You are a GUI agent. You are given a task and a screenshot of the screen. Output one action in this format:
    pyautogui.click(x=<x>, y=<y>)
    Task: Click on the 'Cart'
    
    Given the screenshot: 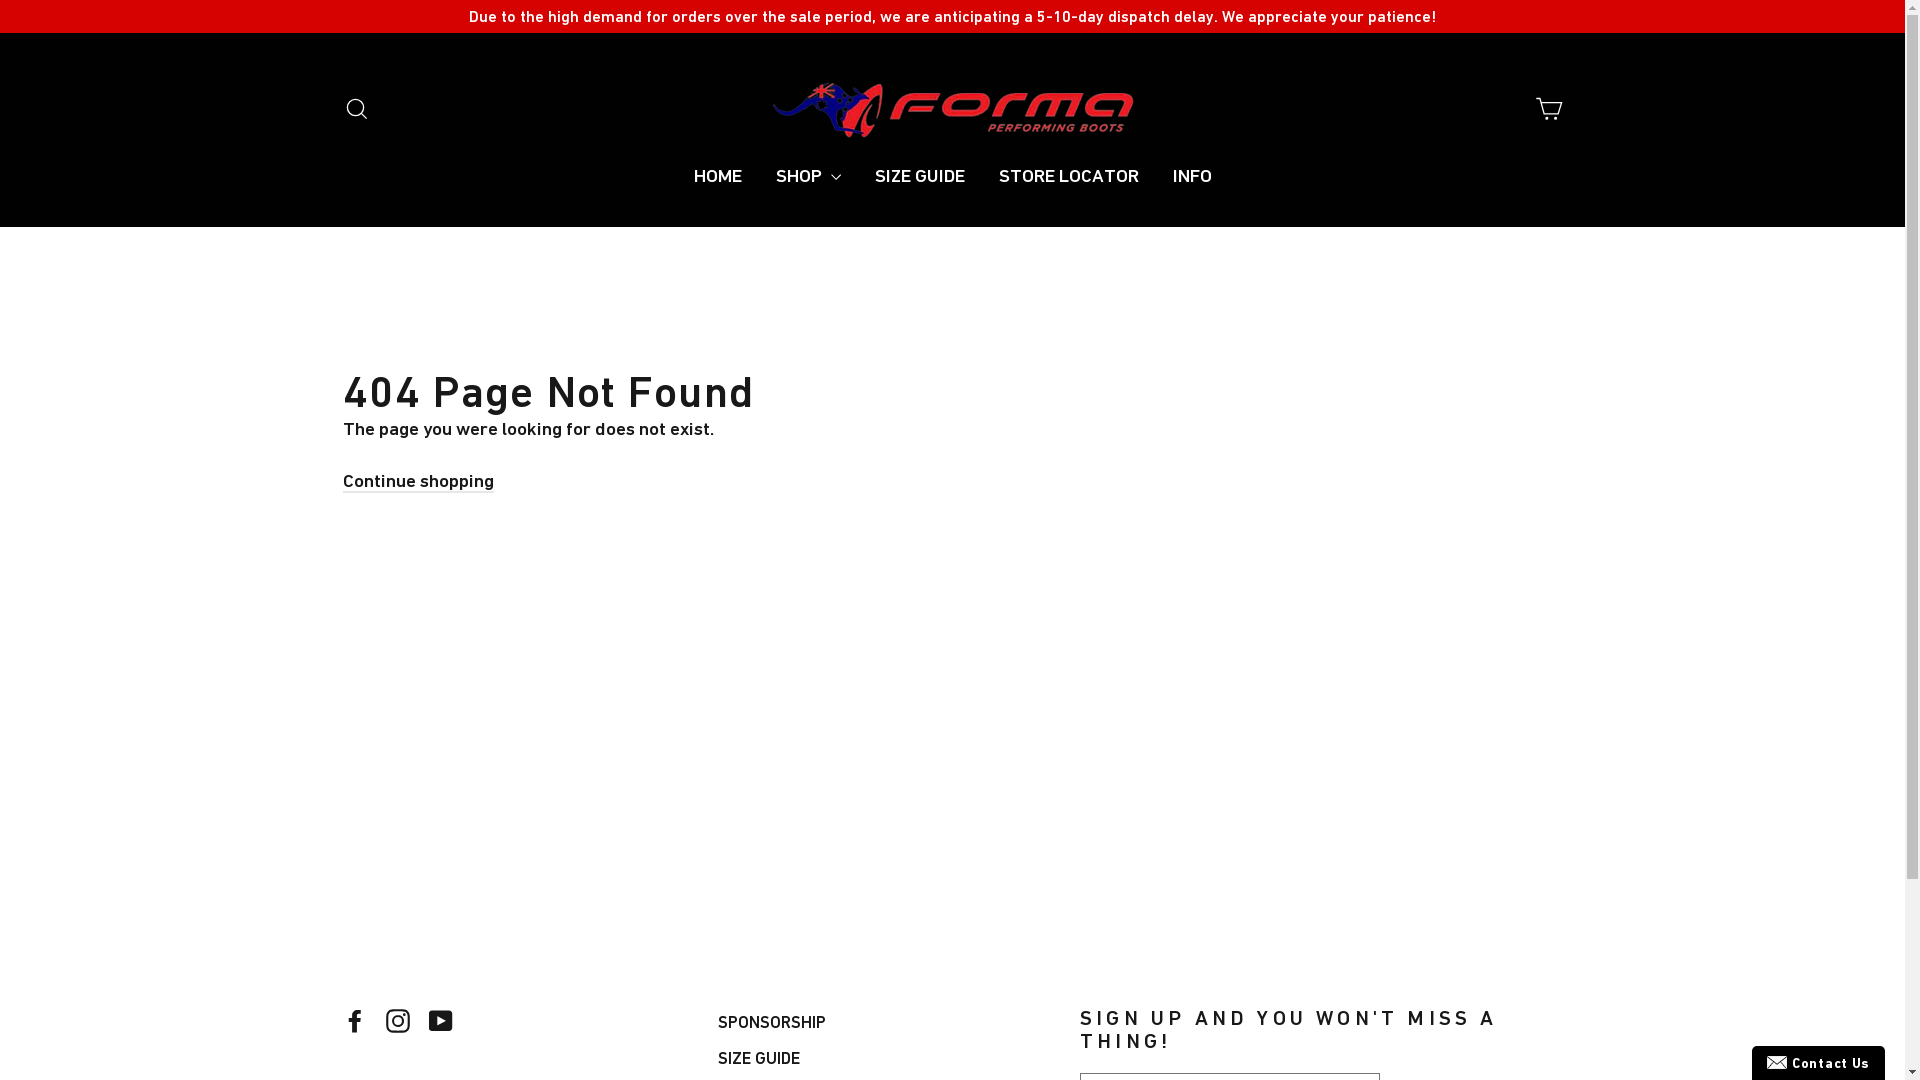 What is the action you would take?
    pyautogui.click(x=1547, y=109)
    